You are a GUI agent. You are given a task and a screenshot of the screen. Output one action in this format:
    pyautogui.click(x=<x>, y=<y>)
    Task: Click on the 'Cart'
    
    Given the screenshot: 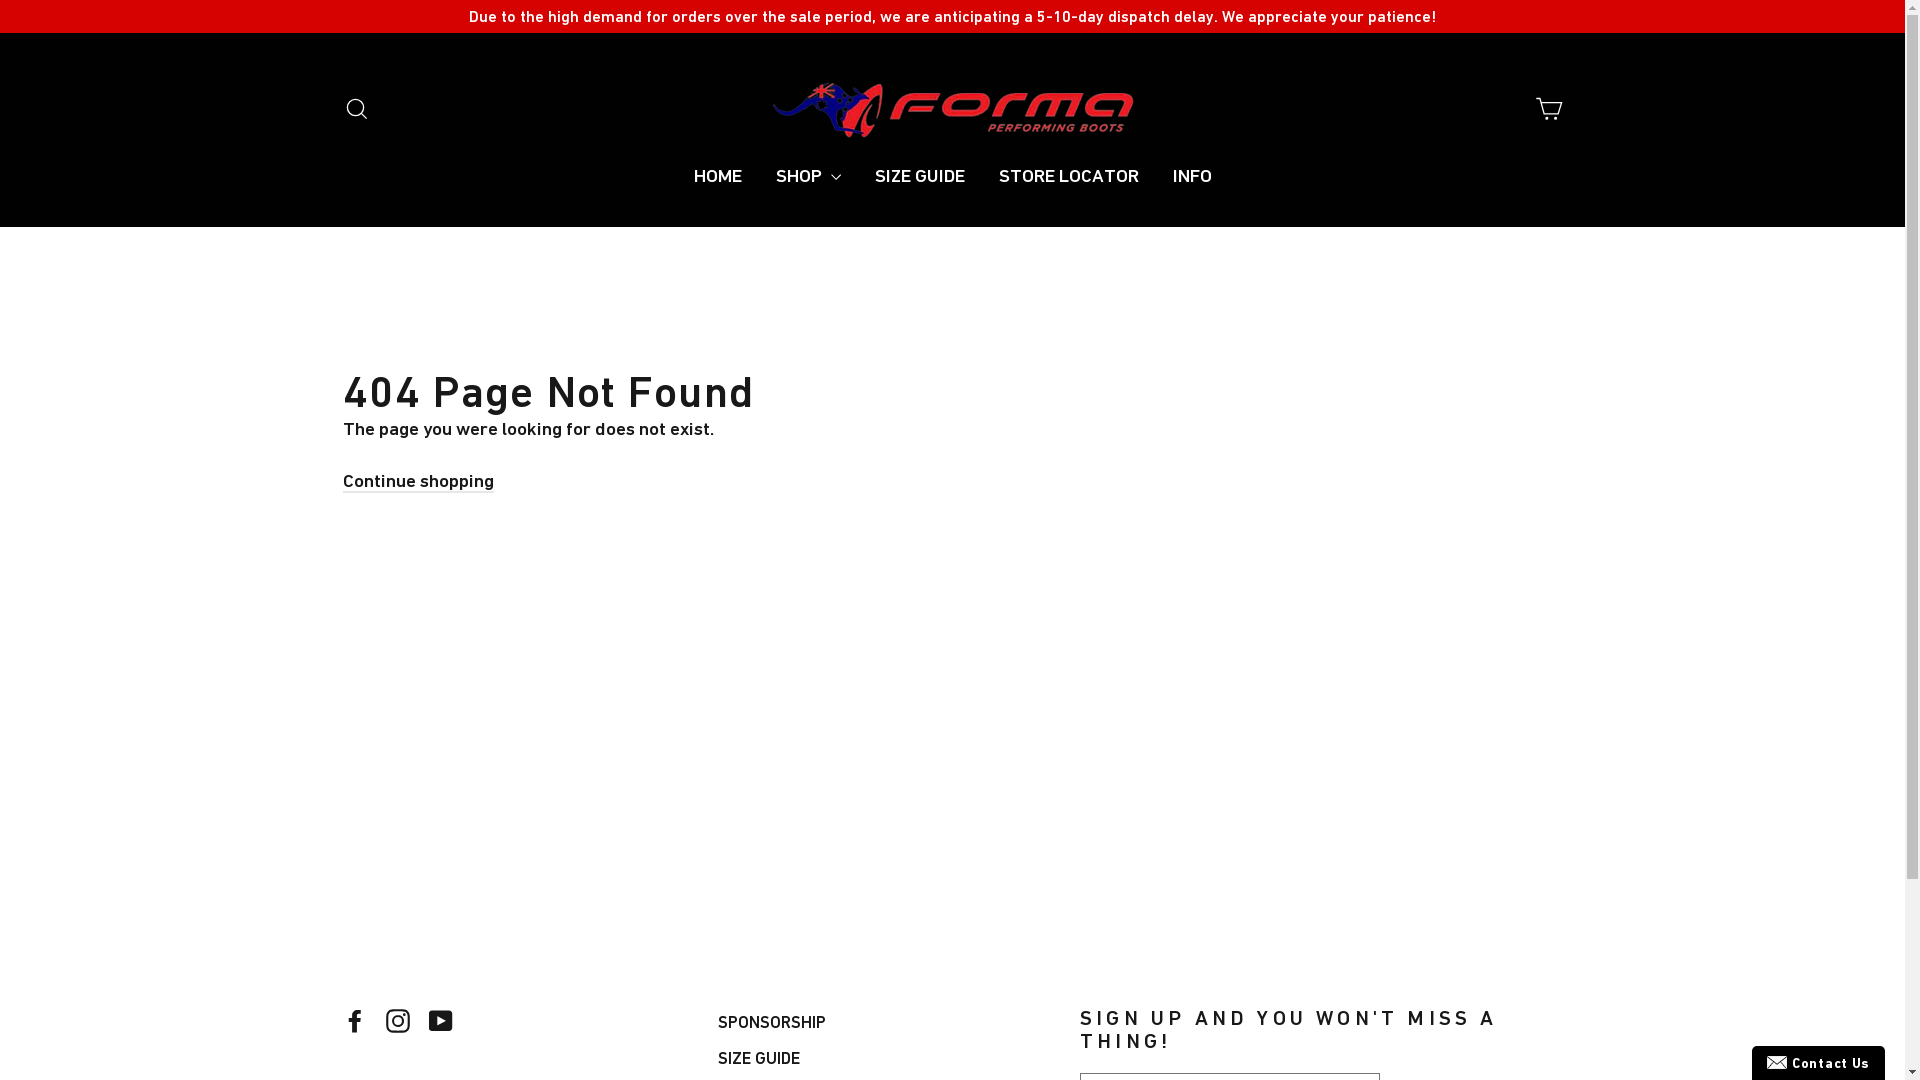 What is the action you would take?
    pyautogui.click(x=1547, y=109)
    